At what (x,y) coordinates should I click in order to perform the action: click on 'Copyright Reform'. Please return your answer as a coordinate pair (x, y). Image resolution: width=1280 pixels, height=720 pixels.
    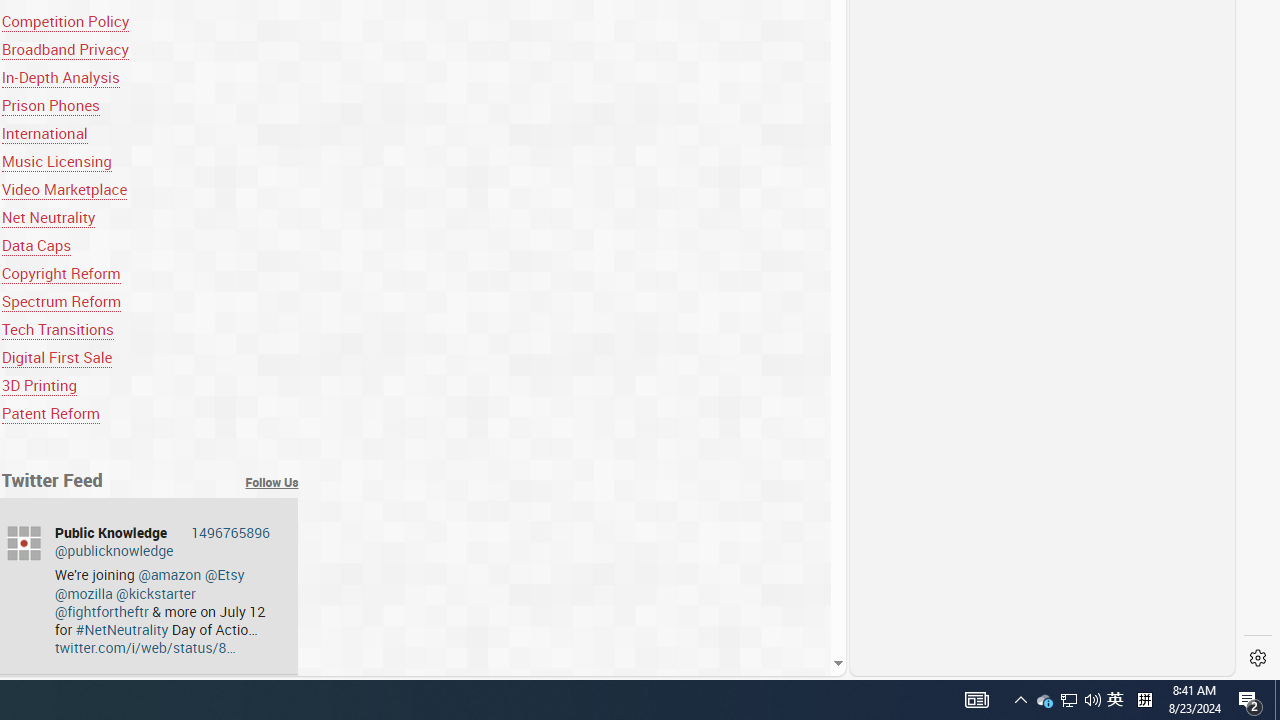
    Looking at the image, I should click on (61, 273).